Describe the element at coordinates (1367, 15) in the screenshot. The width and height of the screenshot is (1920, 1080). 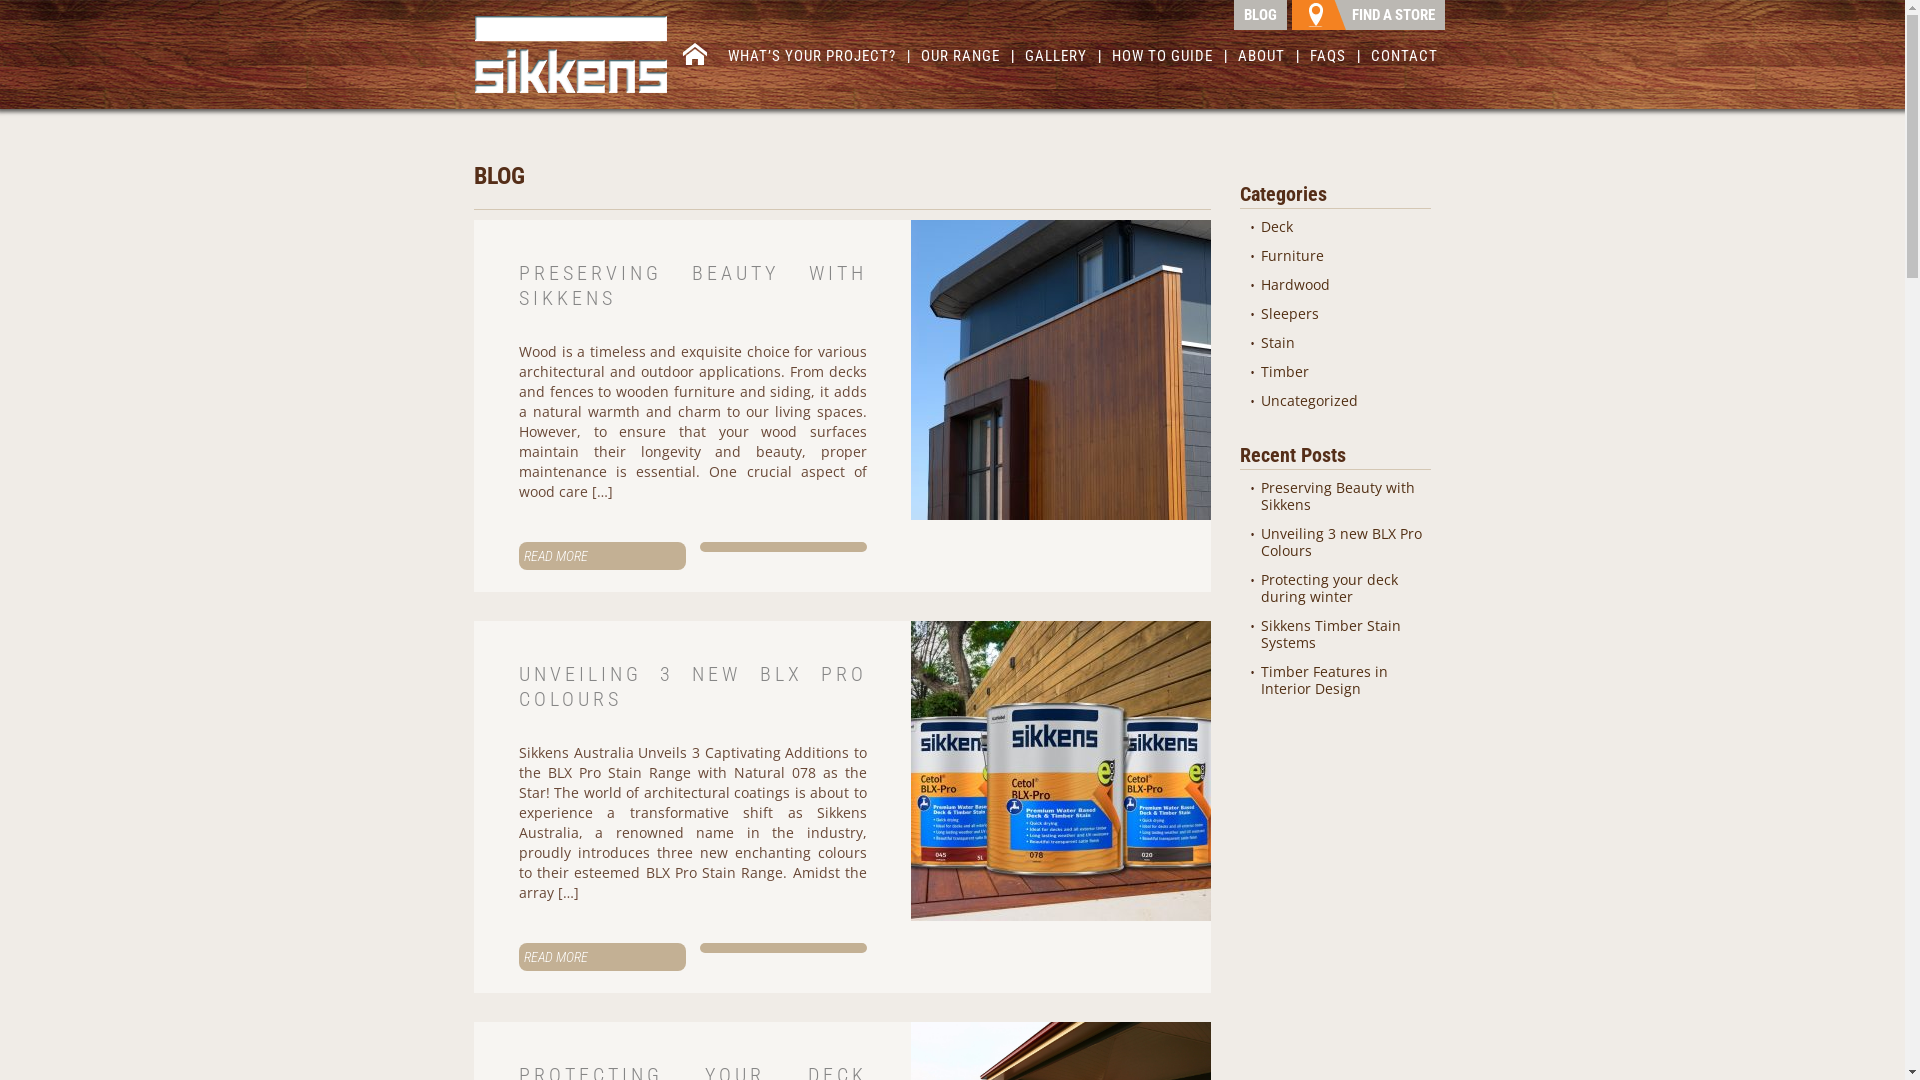
I see `'FIND A STORE'` at that location.